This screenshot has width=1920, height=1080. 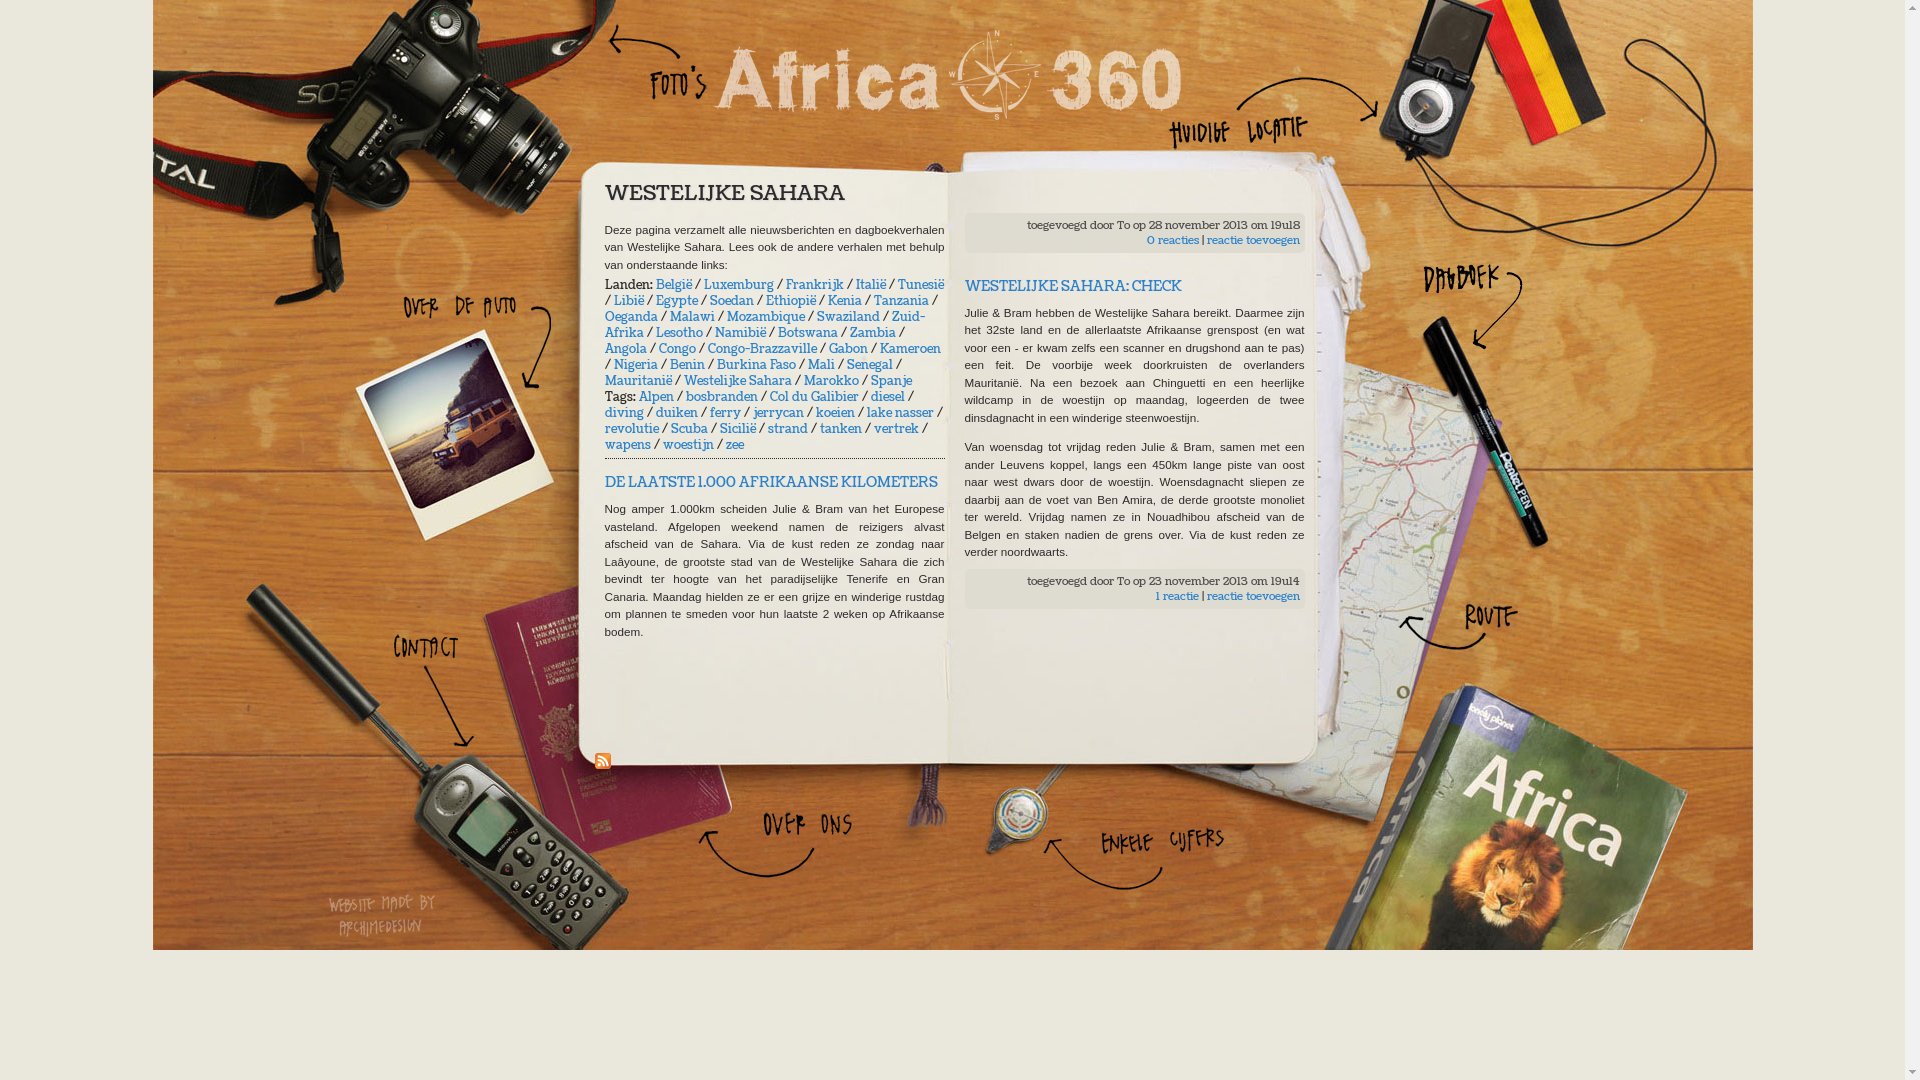 What do you see at coordinates (761, 347) in the screenshot?
I see `'Congo-Brazzaville'` at bounding box center [761, 347].